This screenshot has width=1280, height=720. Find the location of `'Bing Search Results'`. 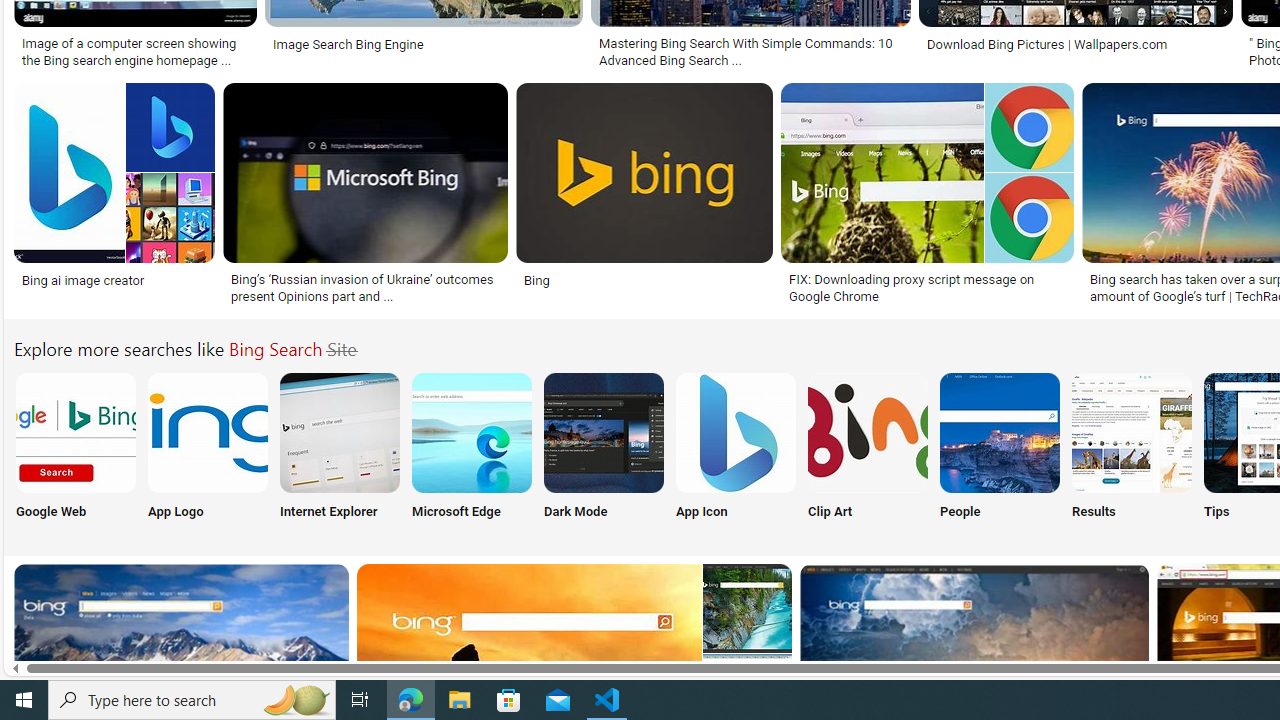

'Bing Search Results' is located at coordinates (1132, 431).